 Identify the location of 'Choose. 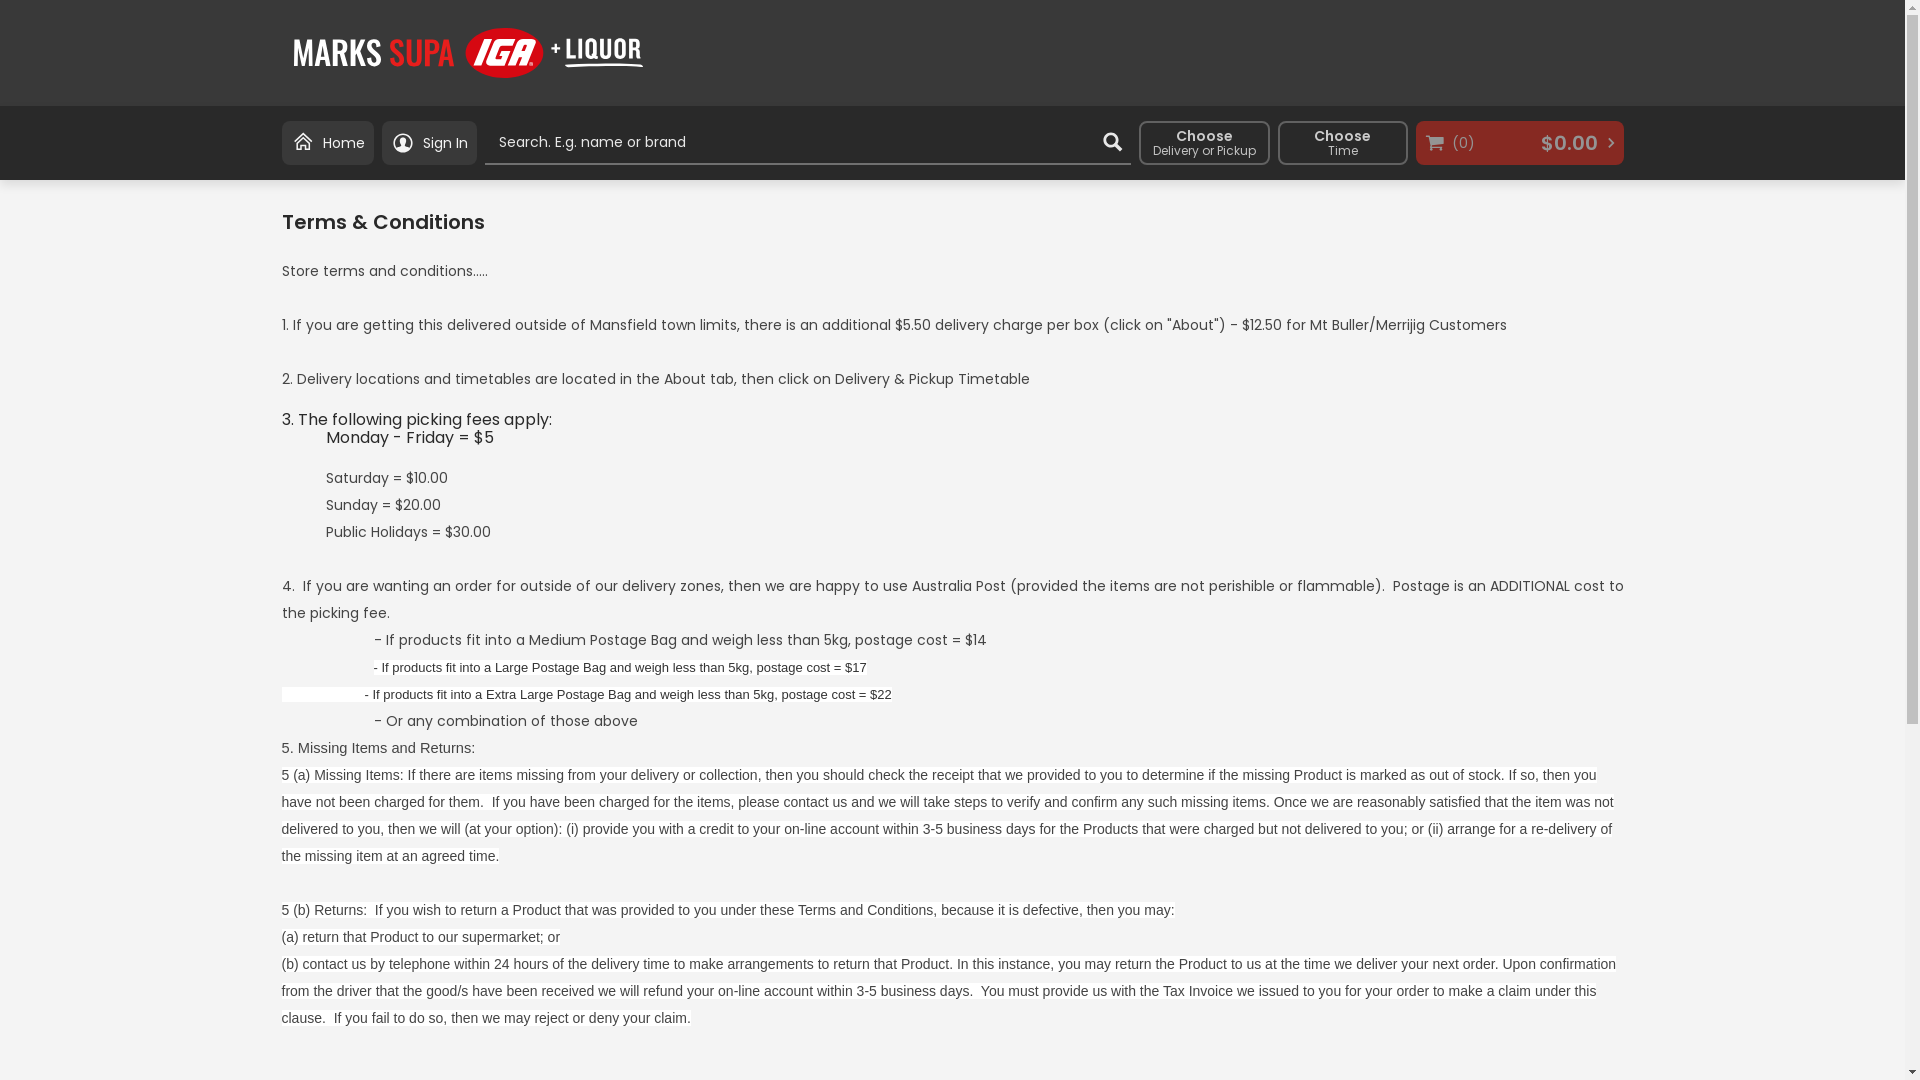
(1202, 141).